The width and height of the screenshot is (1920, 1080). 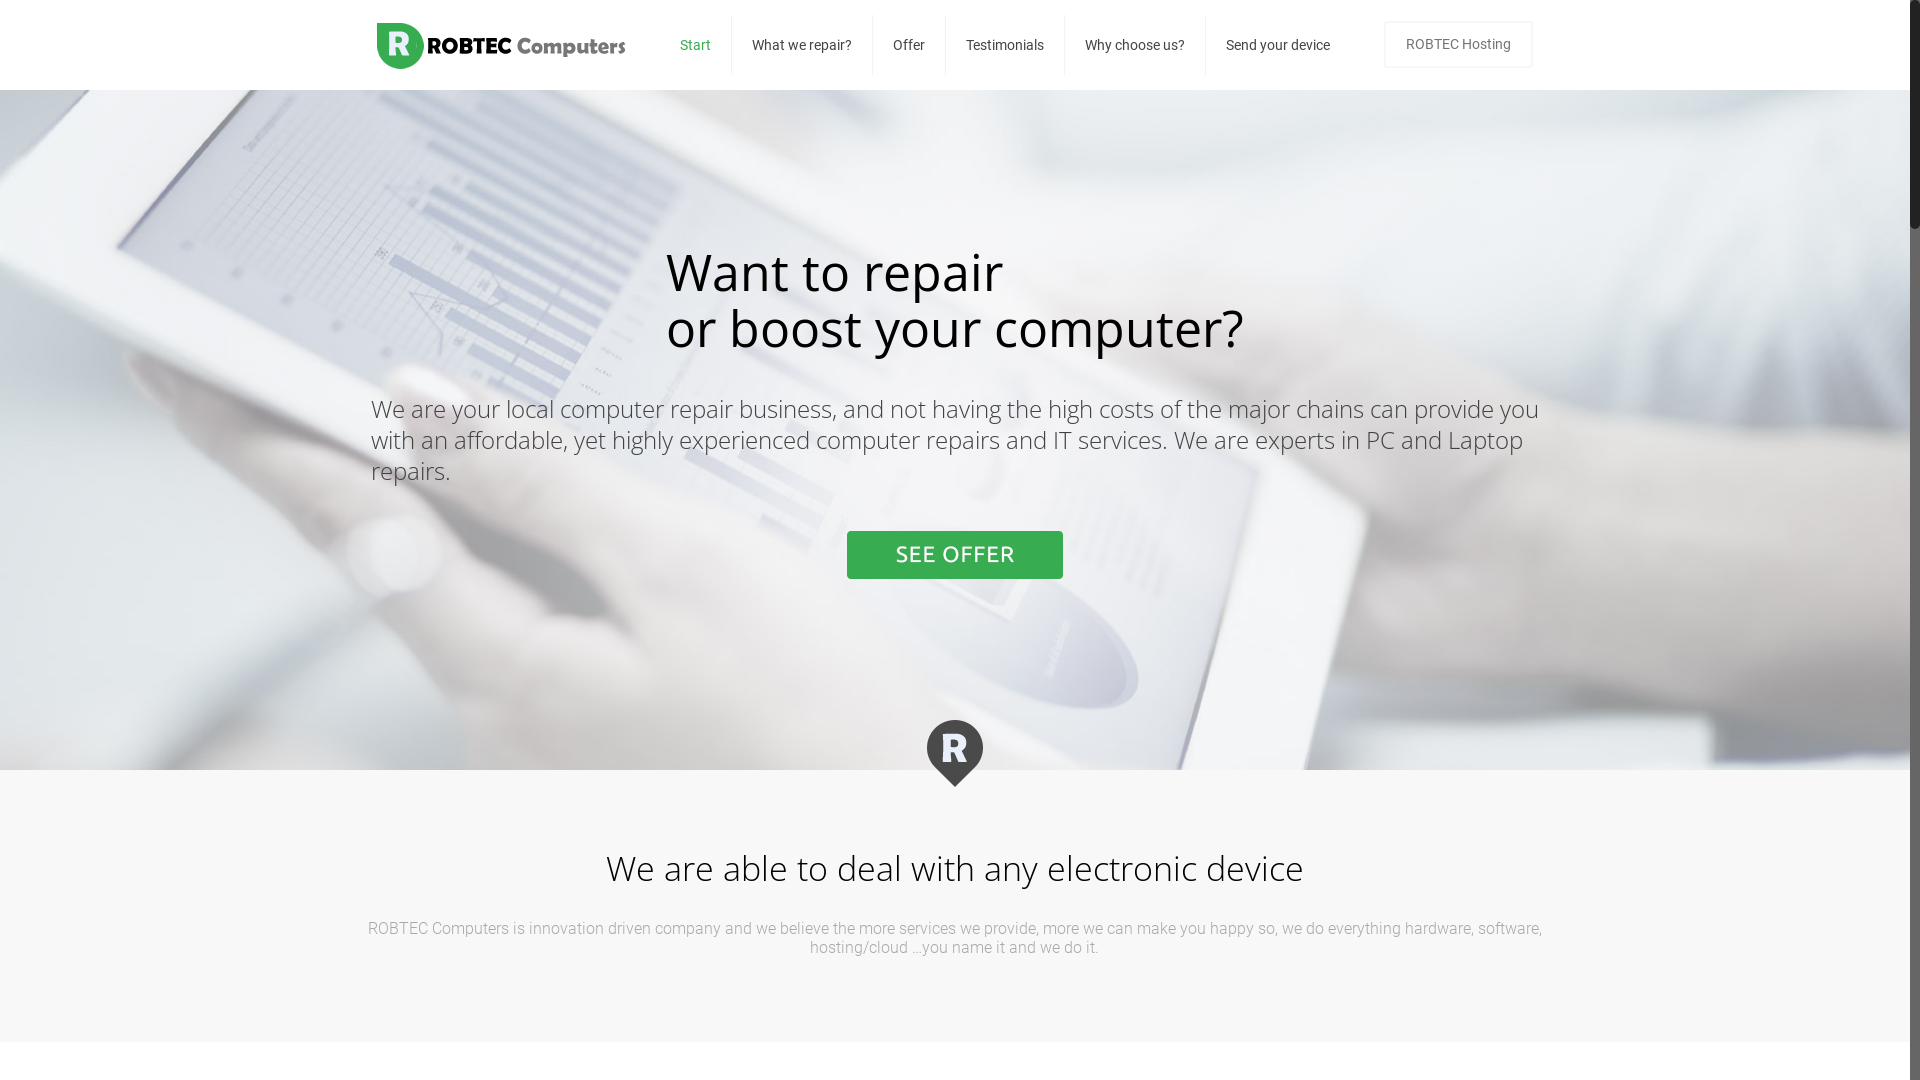 What do you see at coordinates (1276, 45) in the screenshot?
I see `'Send your device'` at bounding box center [1276, 45].